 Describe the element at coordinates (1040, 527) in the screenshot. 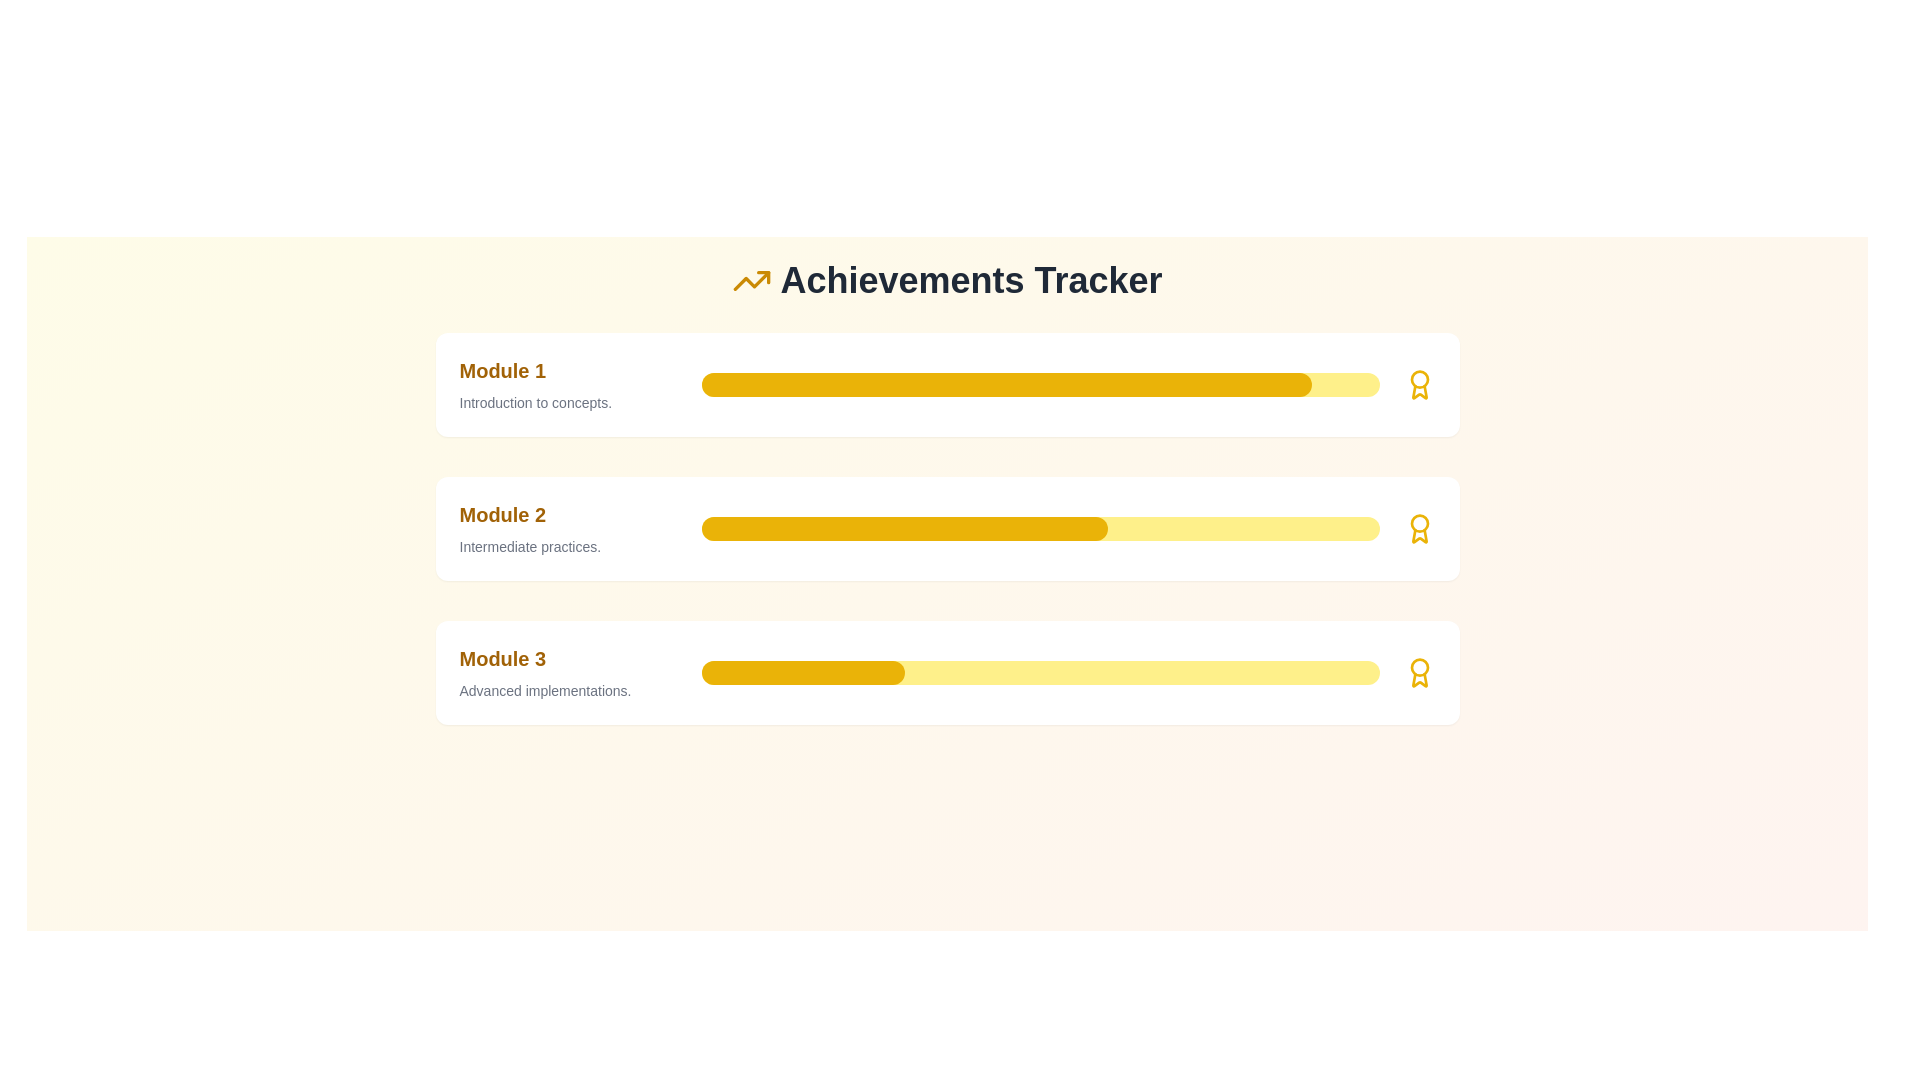

I see `the Progress bar representing the completion ratio of 'Module 2' in the 'Achievements Tracker' interface` at that location.